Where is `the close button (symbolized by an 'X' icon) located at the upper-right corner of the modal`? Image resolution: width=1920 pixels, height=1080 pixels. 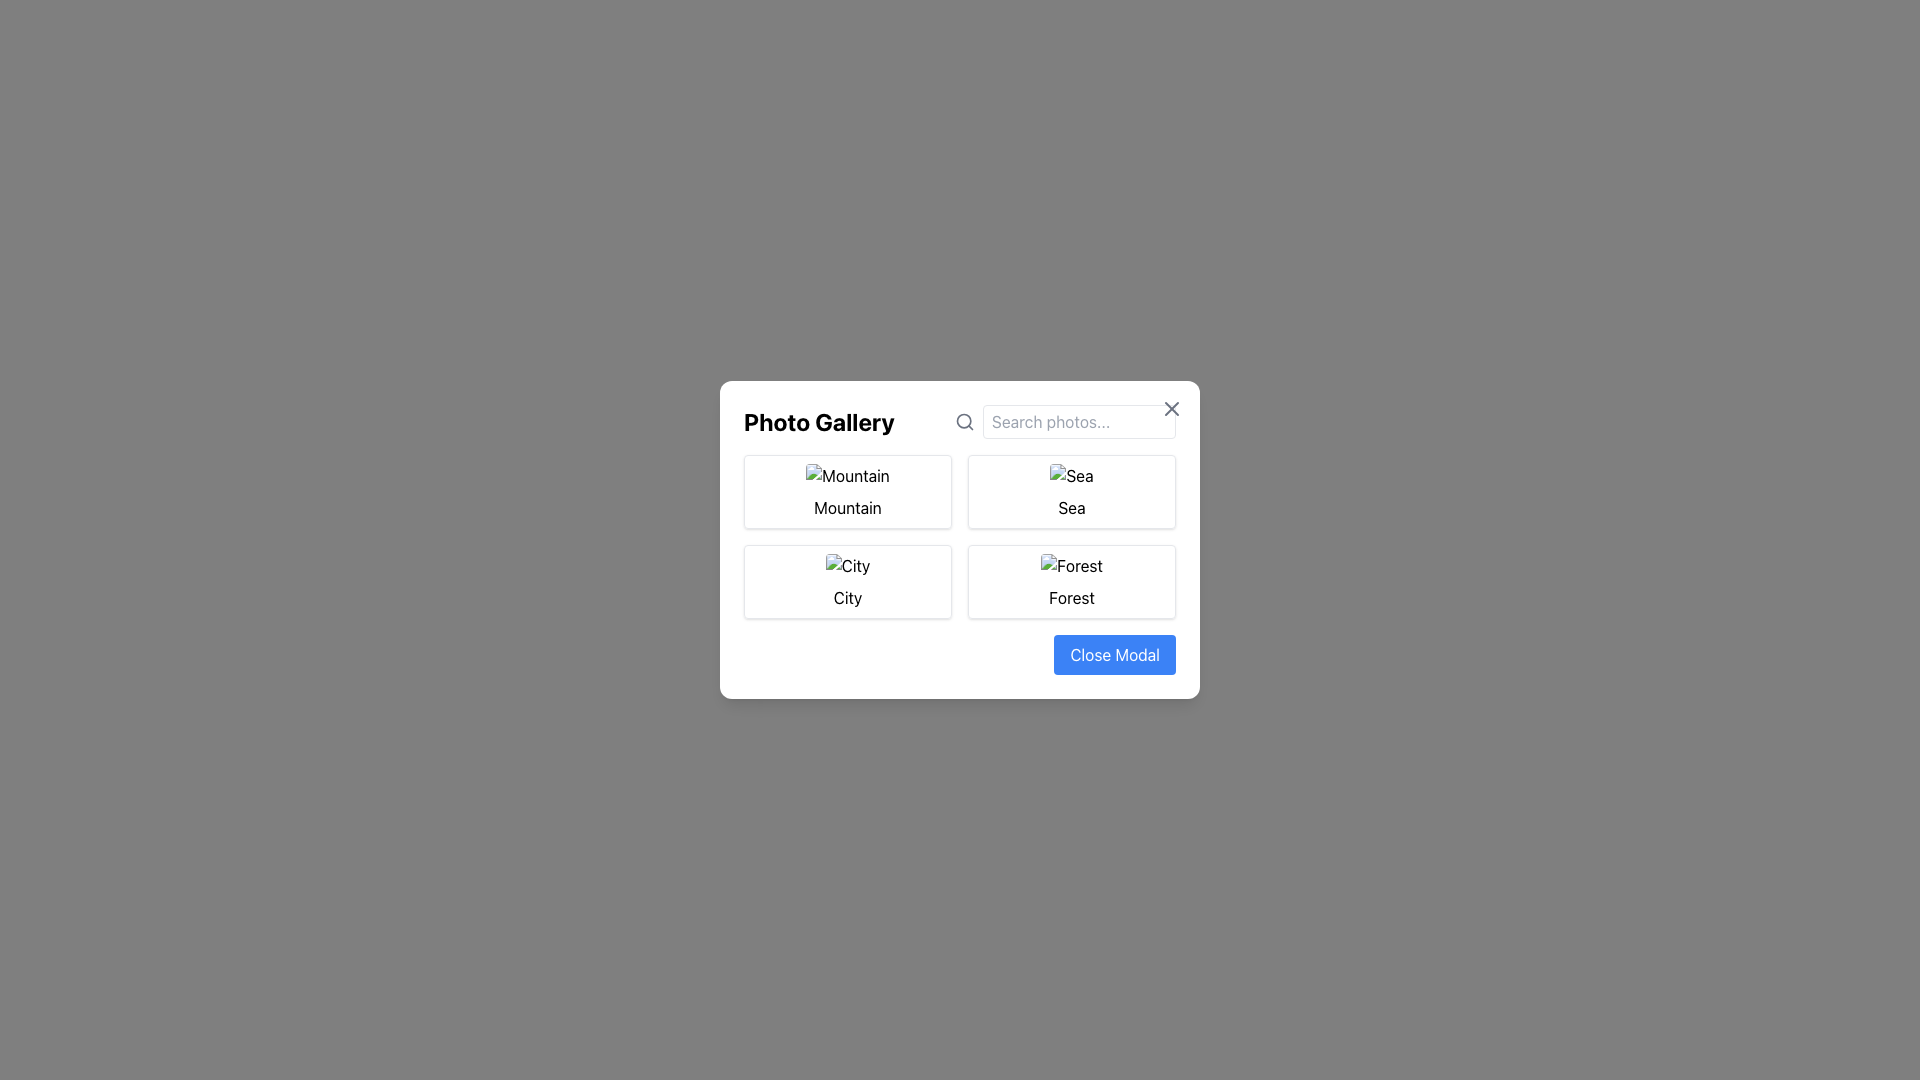 the close button (symbolized by an 'X' icon) located at the upper-right corner of the modal is located at coordinates (1171, 407).